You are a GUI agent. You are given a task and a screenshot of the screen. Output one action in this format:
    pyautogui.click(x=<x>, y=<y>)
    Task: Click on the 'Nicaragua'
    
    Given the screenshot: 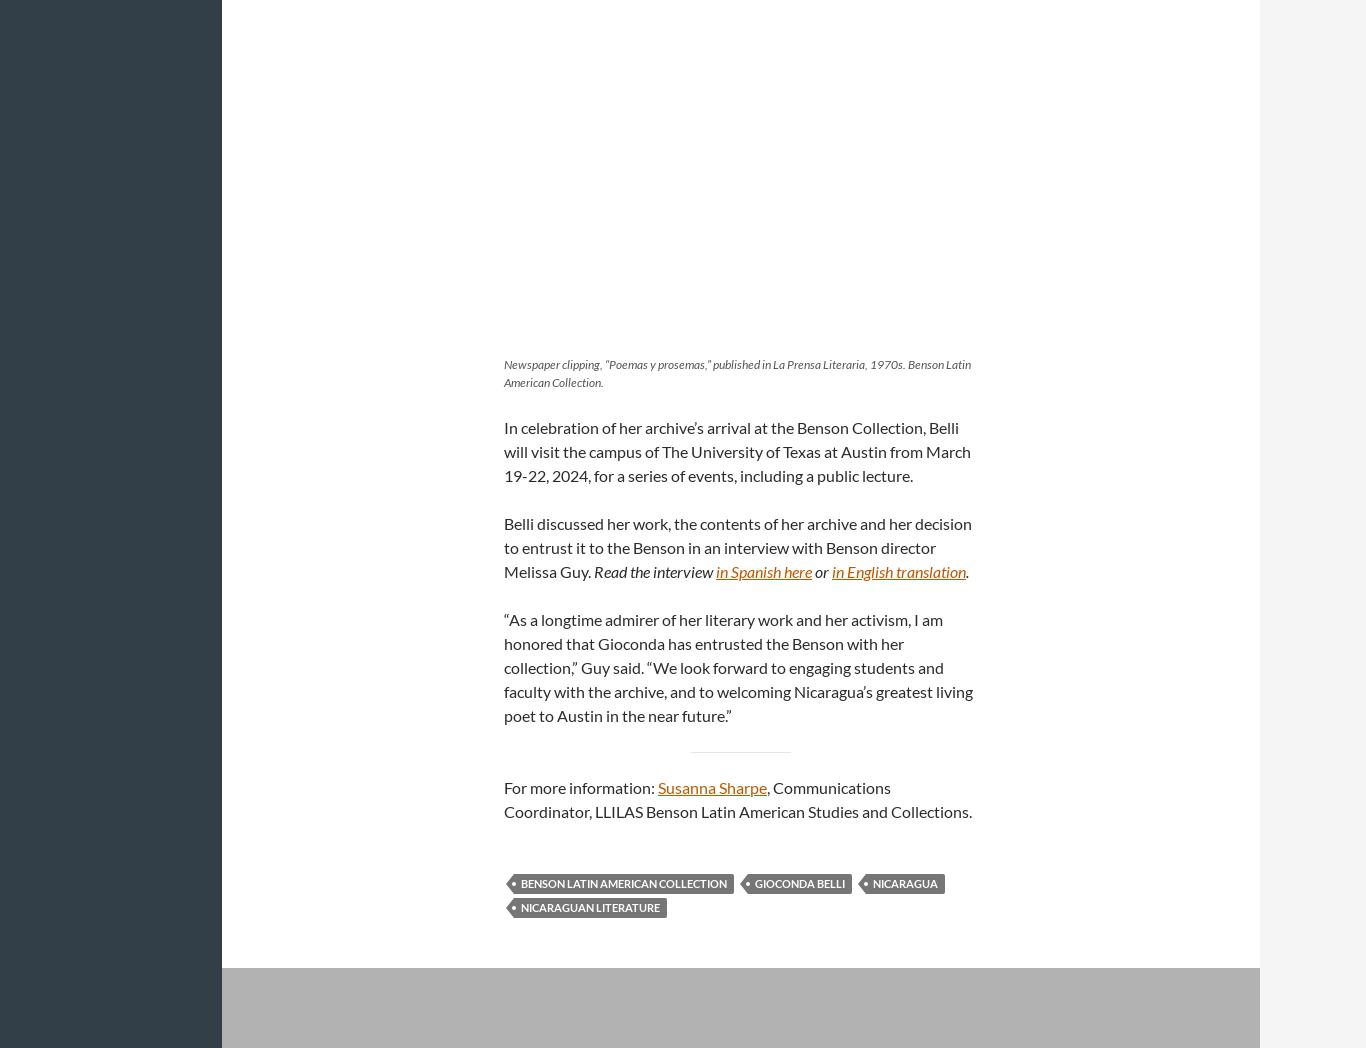 What is the action you would take?
    pyautogui.click(x=904, y=881)
    